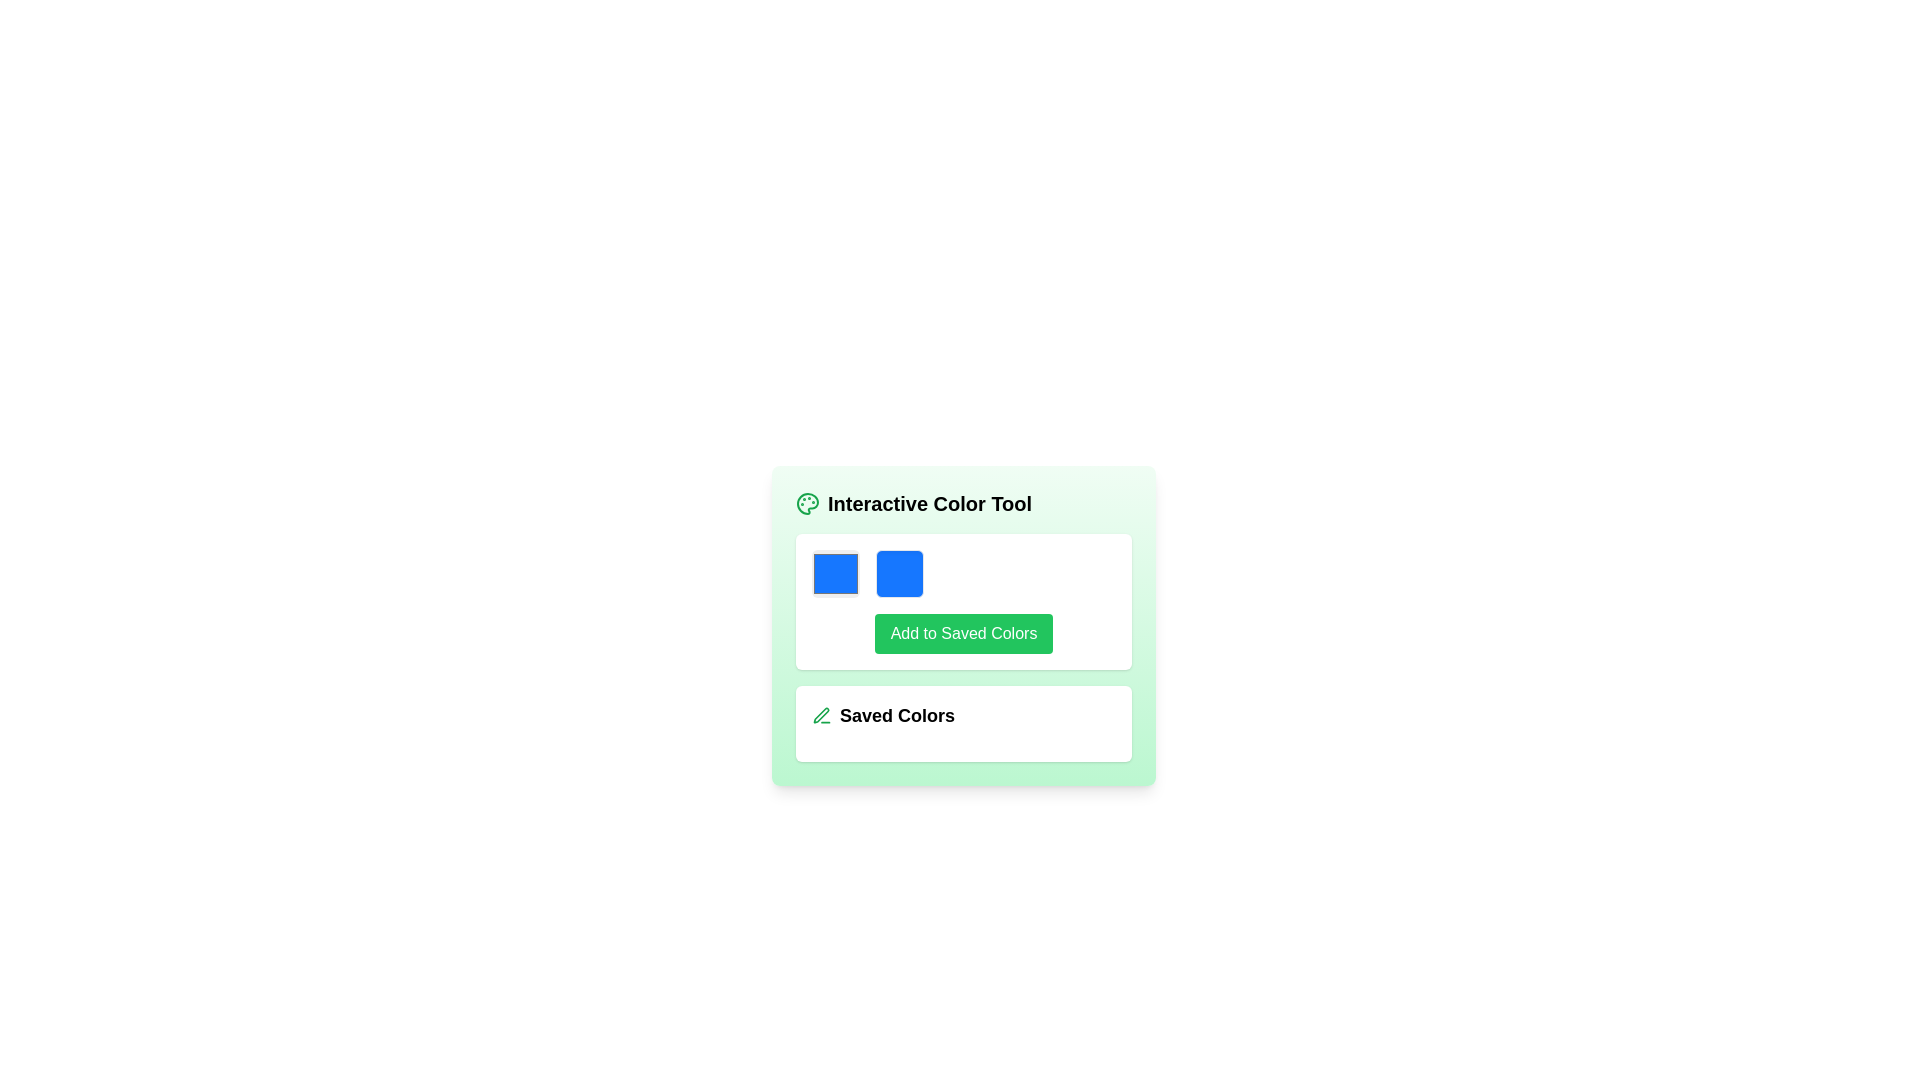 The image size is (1920, 1080). Describe the element at coordinates (964, 633) in the screenshot. I see `the 'Add` at that location.